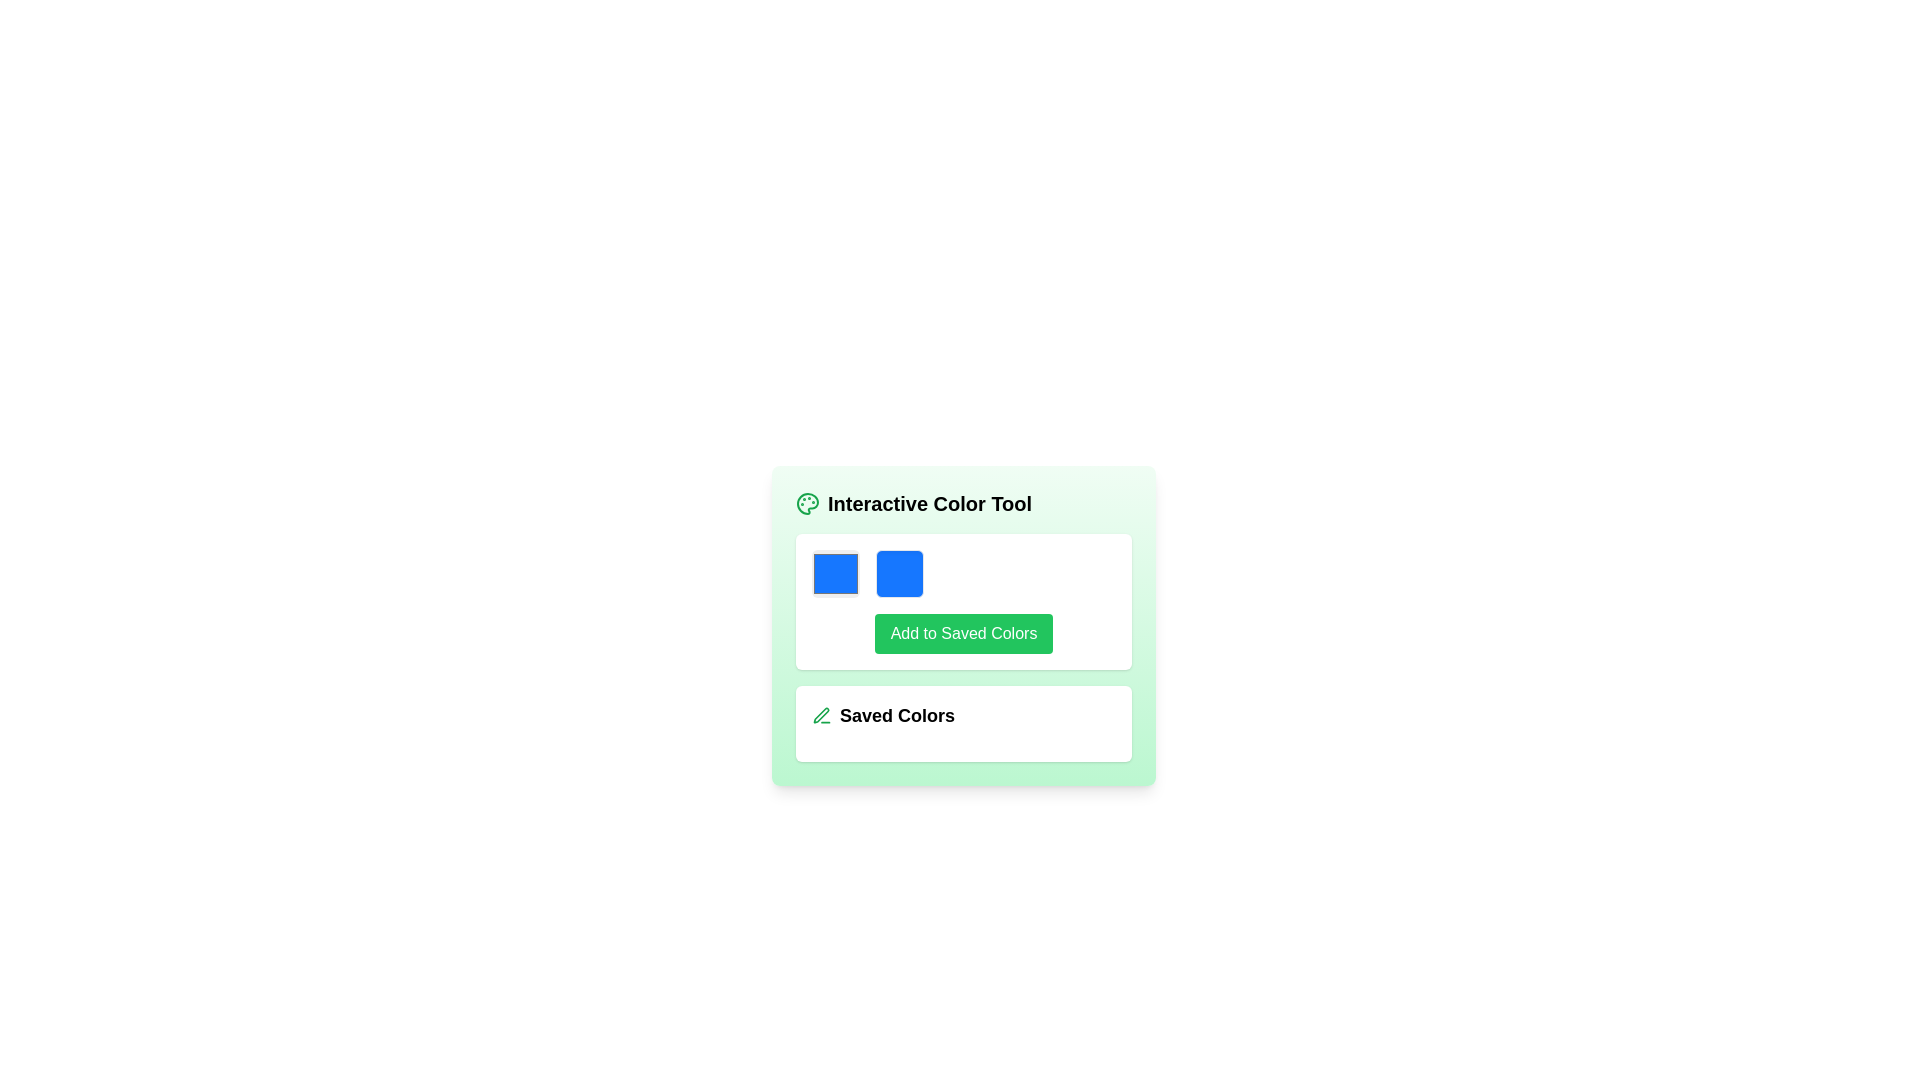 The image size is (1920, 1080). Describe the element at coordinates (964, 633) in the screenshot. I see `the 'Add` at that location.